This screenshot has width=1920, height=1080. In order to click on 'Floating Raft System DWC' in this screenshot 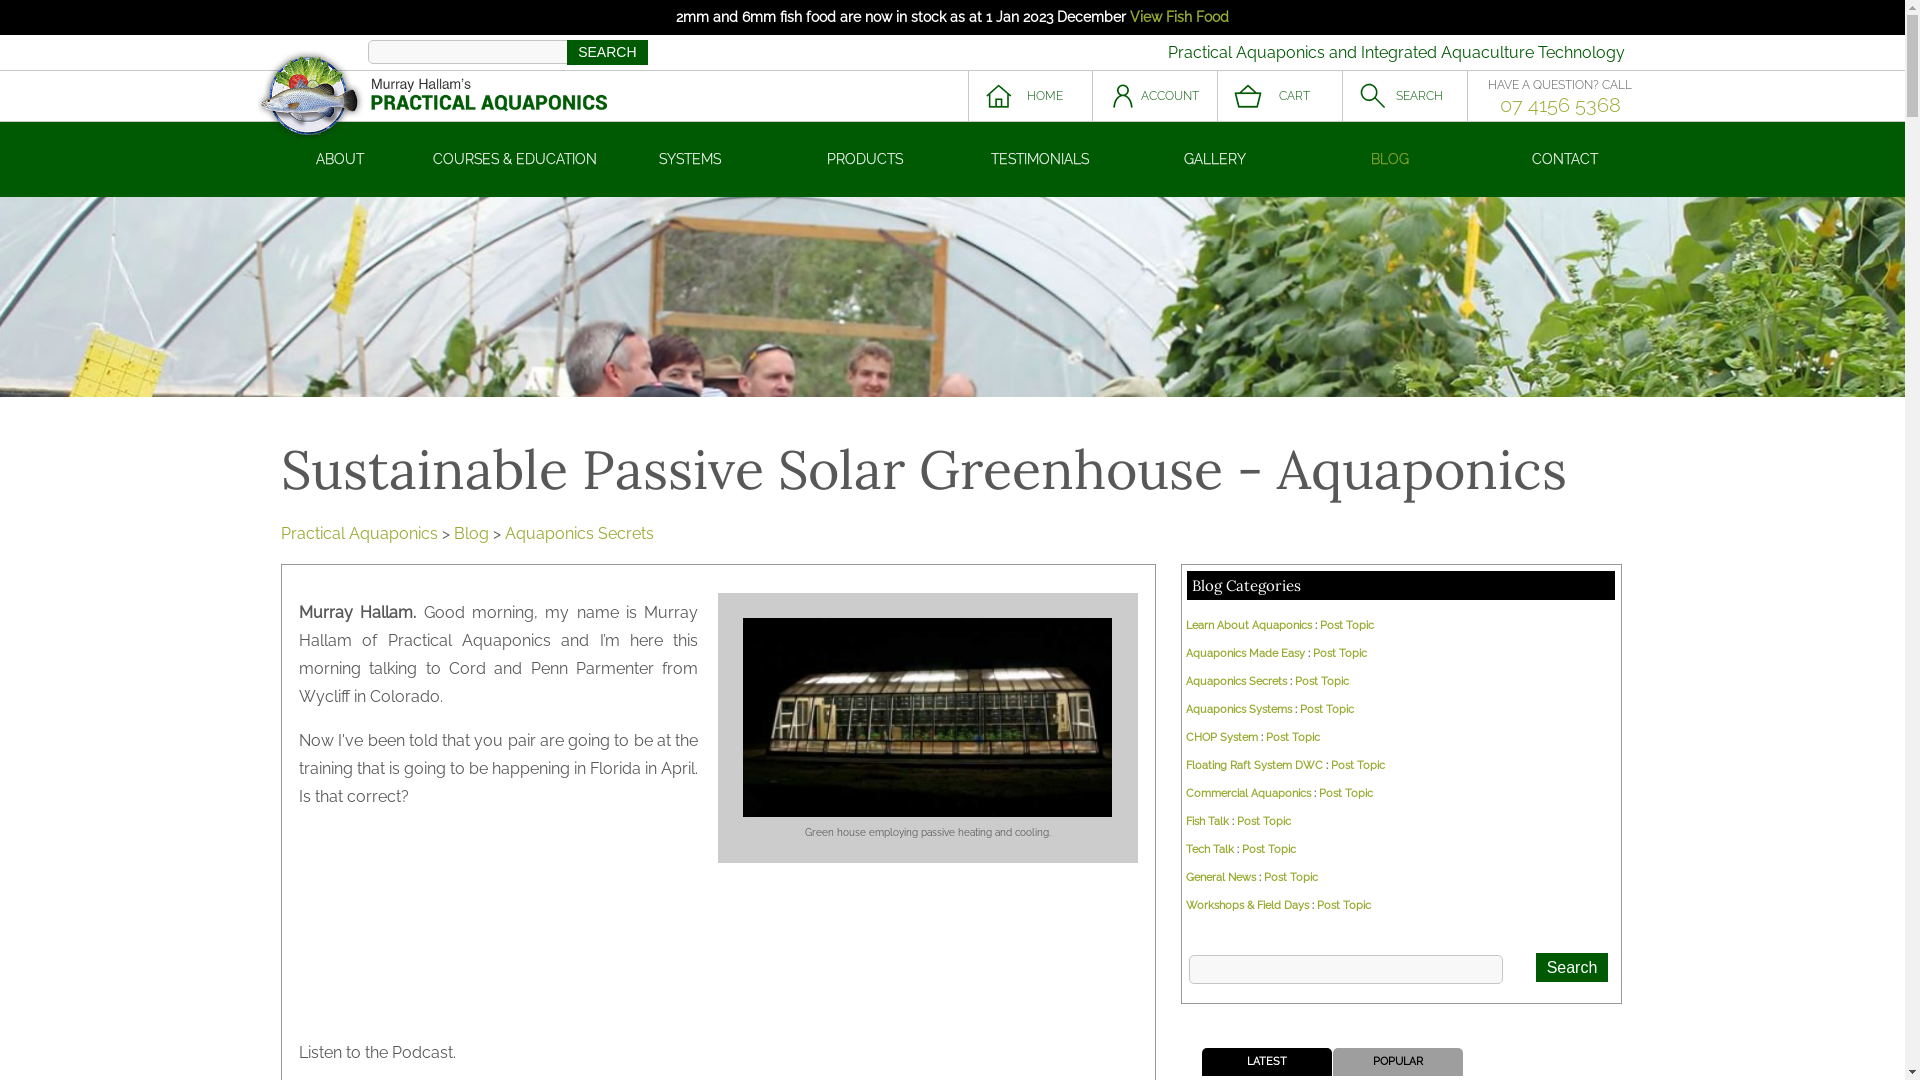, I will do `click(1253, 765)`.